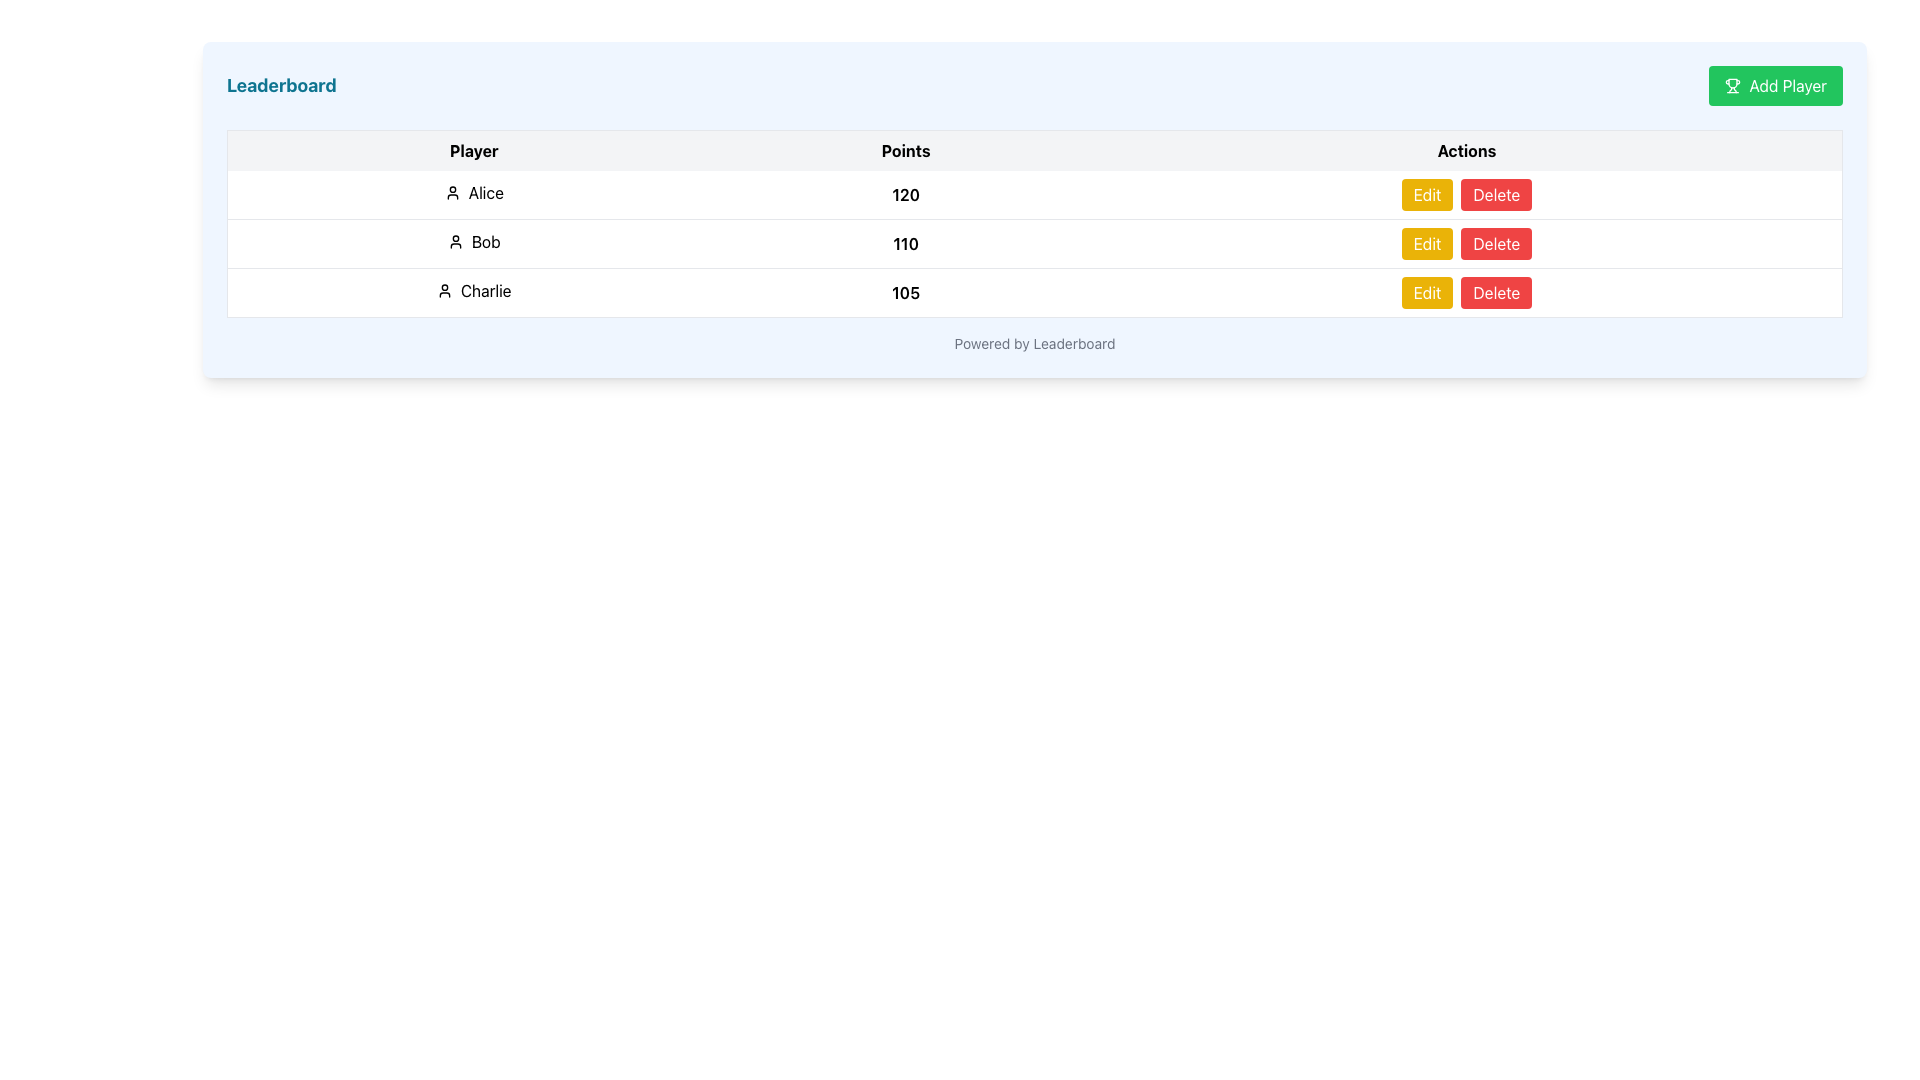  Describe the element at coordinates (473, 290) in the screenshot. I see `the icon associated with the user name 'Charlie' in the leaderboard, located in the third row under the 'Player' column` at that location.